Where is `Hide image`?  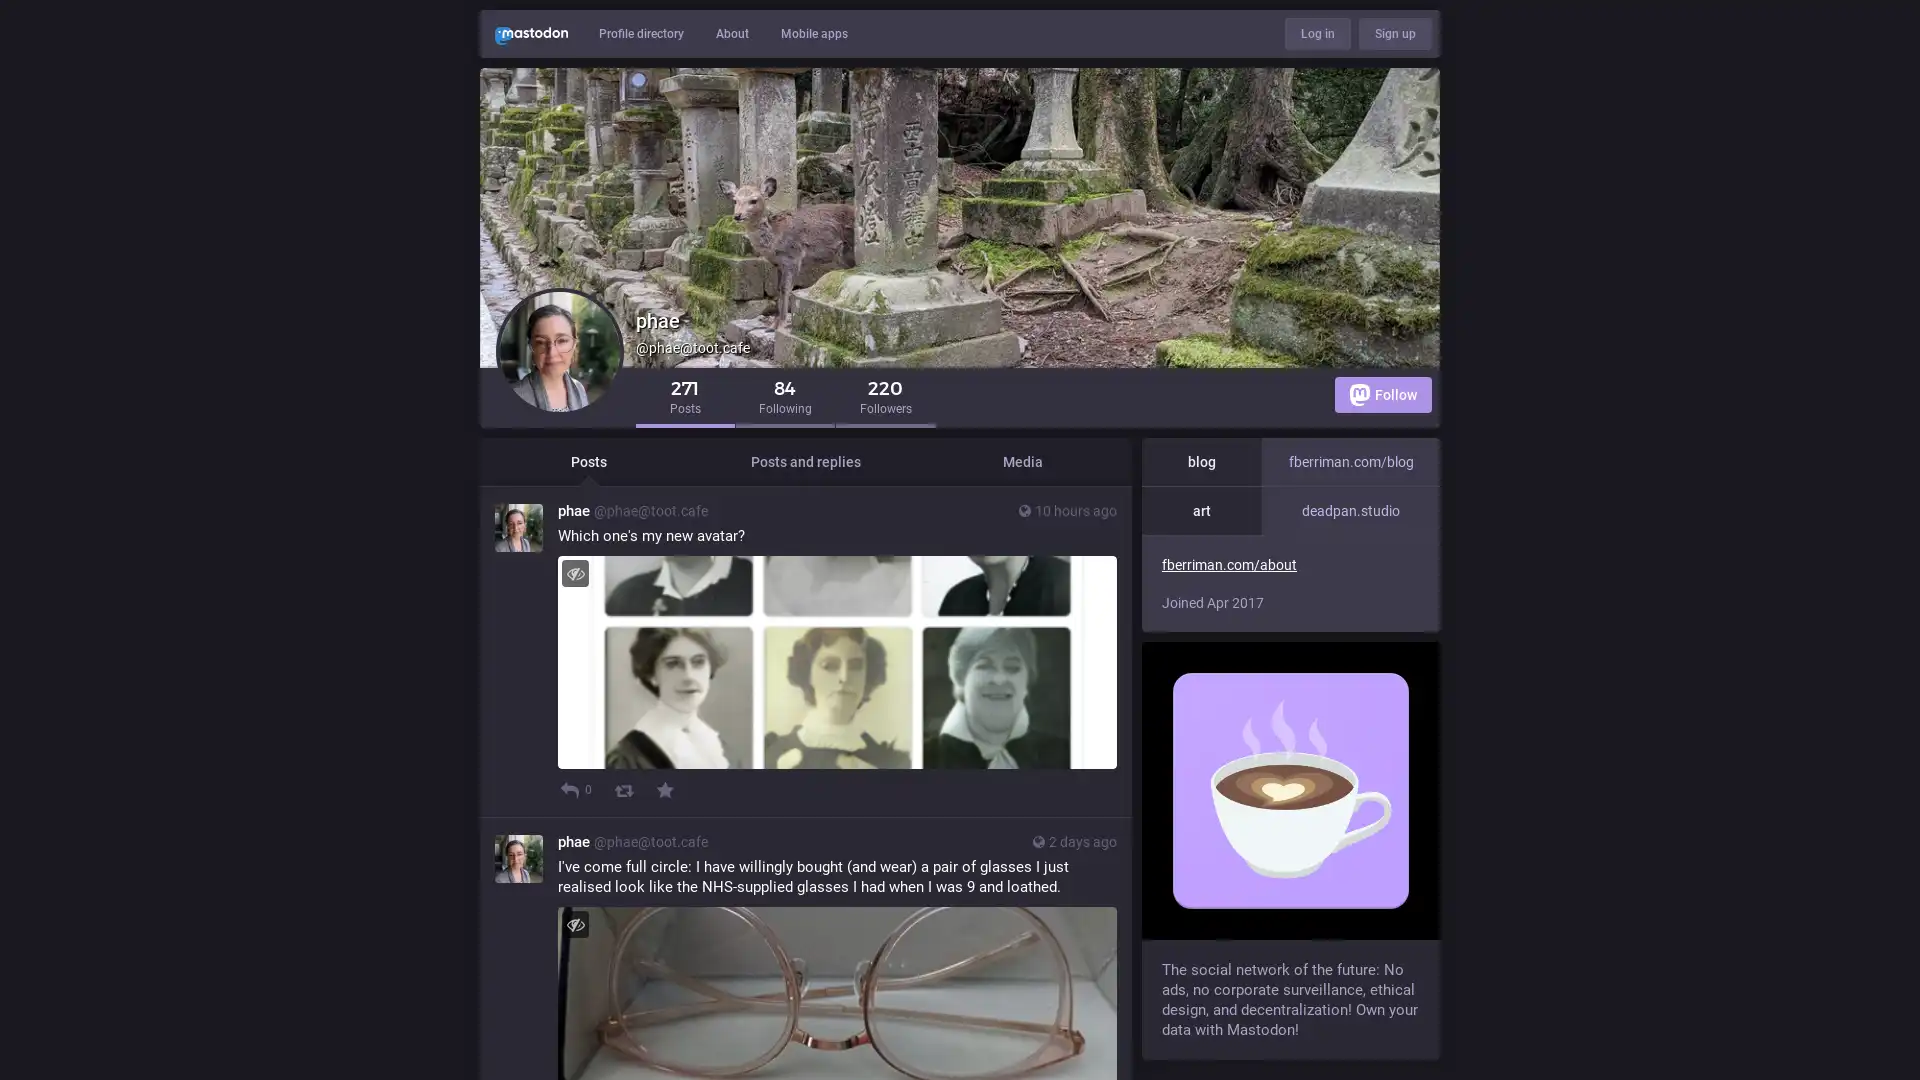 Hide image is located at coordinates (574, 573).